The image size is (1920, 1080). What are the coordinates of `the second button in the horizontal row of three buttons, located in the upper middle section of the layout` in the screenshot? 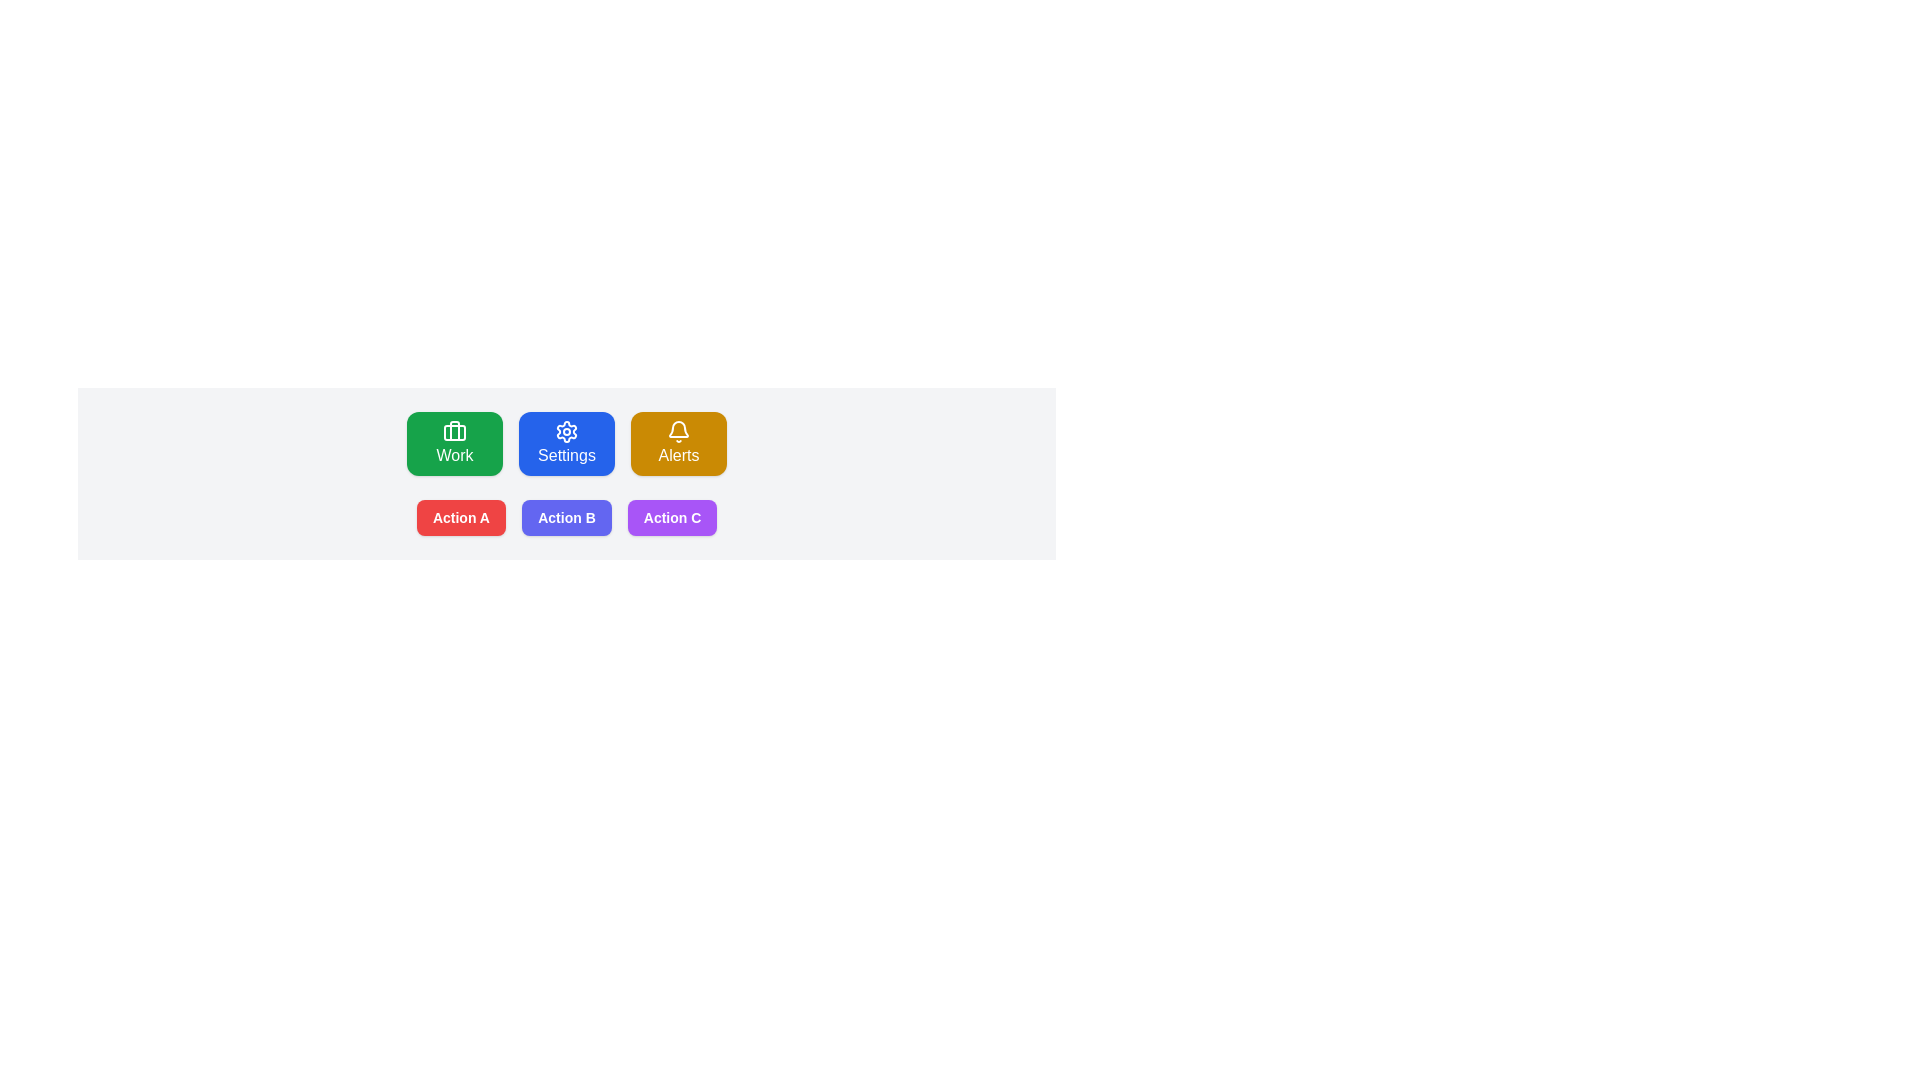 It's located at (565, 455).